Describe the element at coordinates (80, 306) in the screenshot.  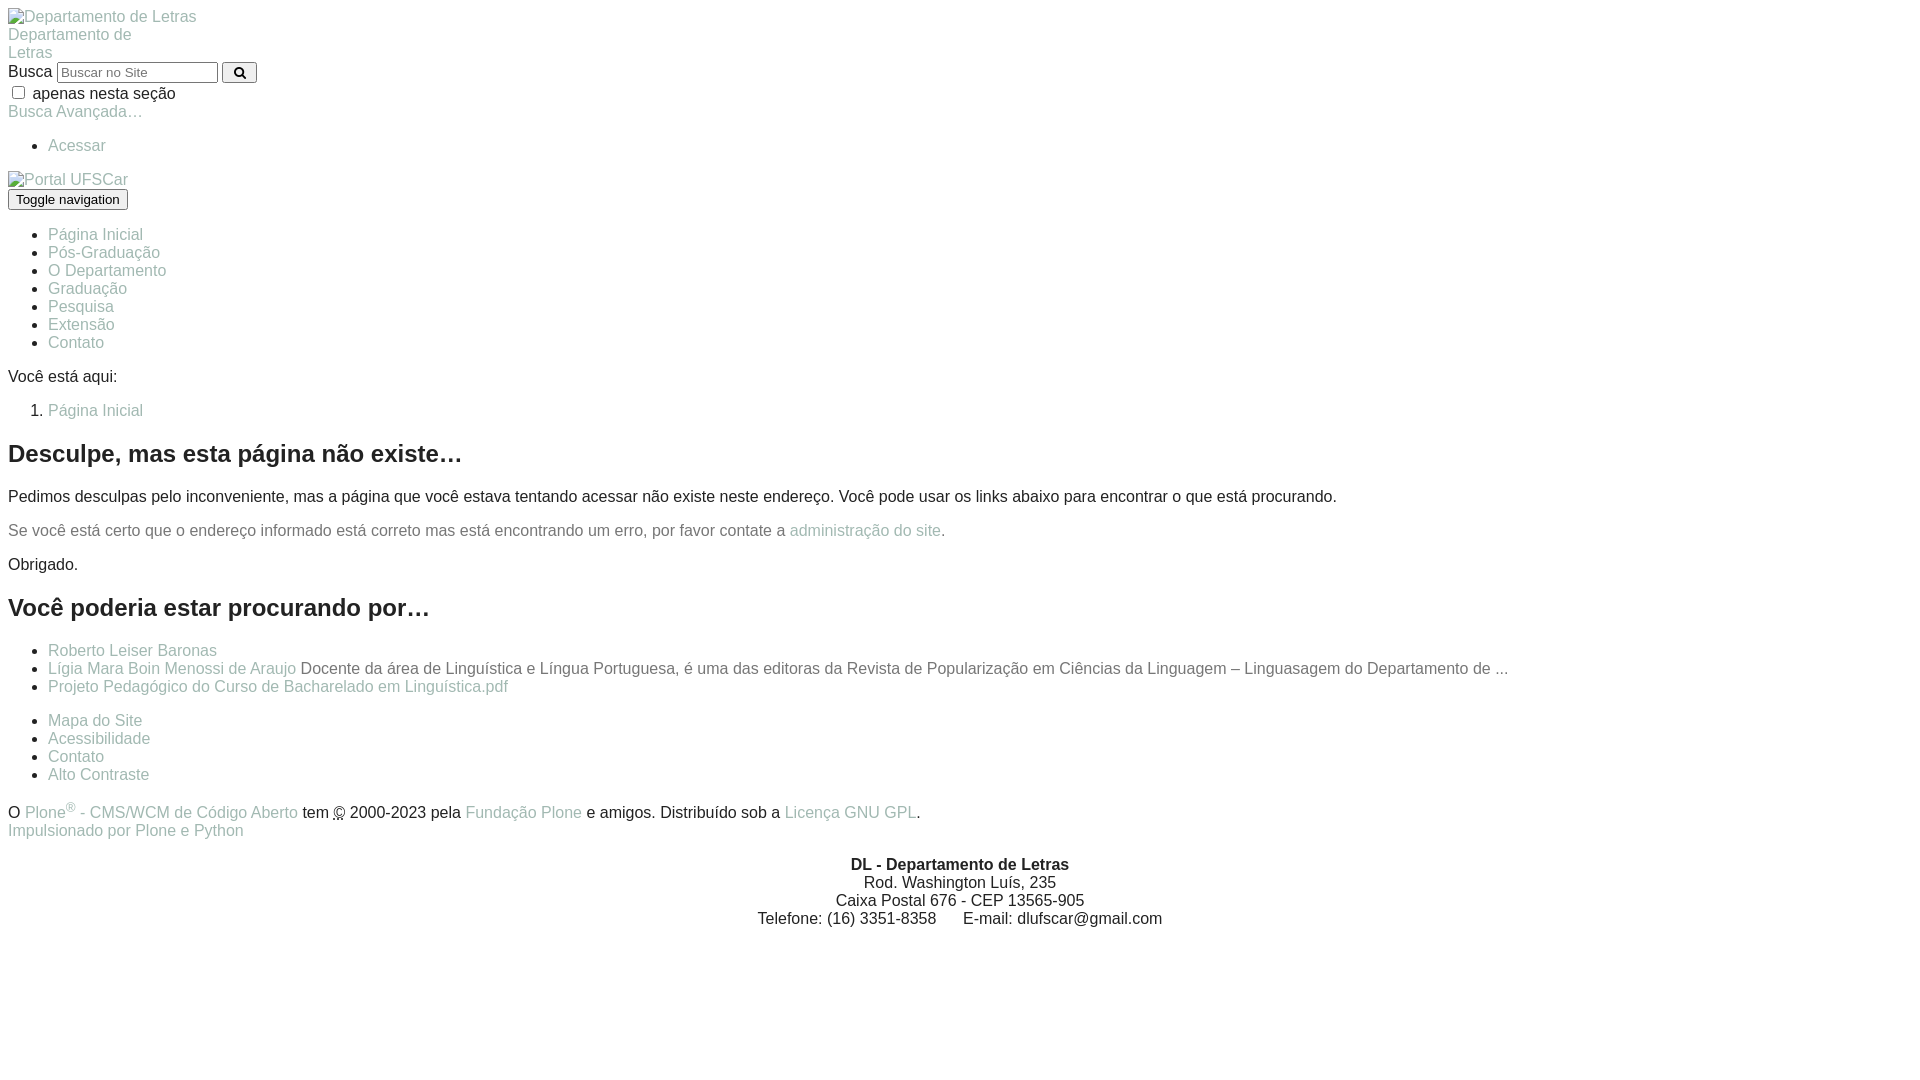
I see `'Pesquisa'` at that location.